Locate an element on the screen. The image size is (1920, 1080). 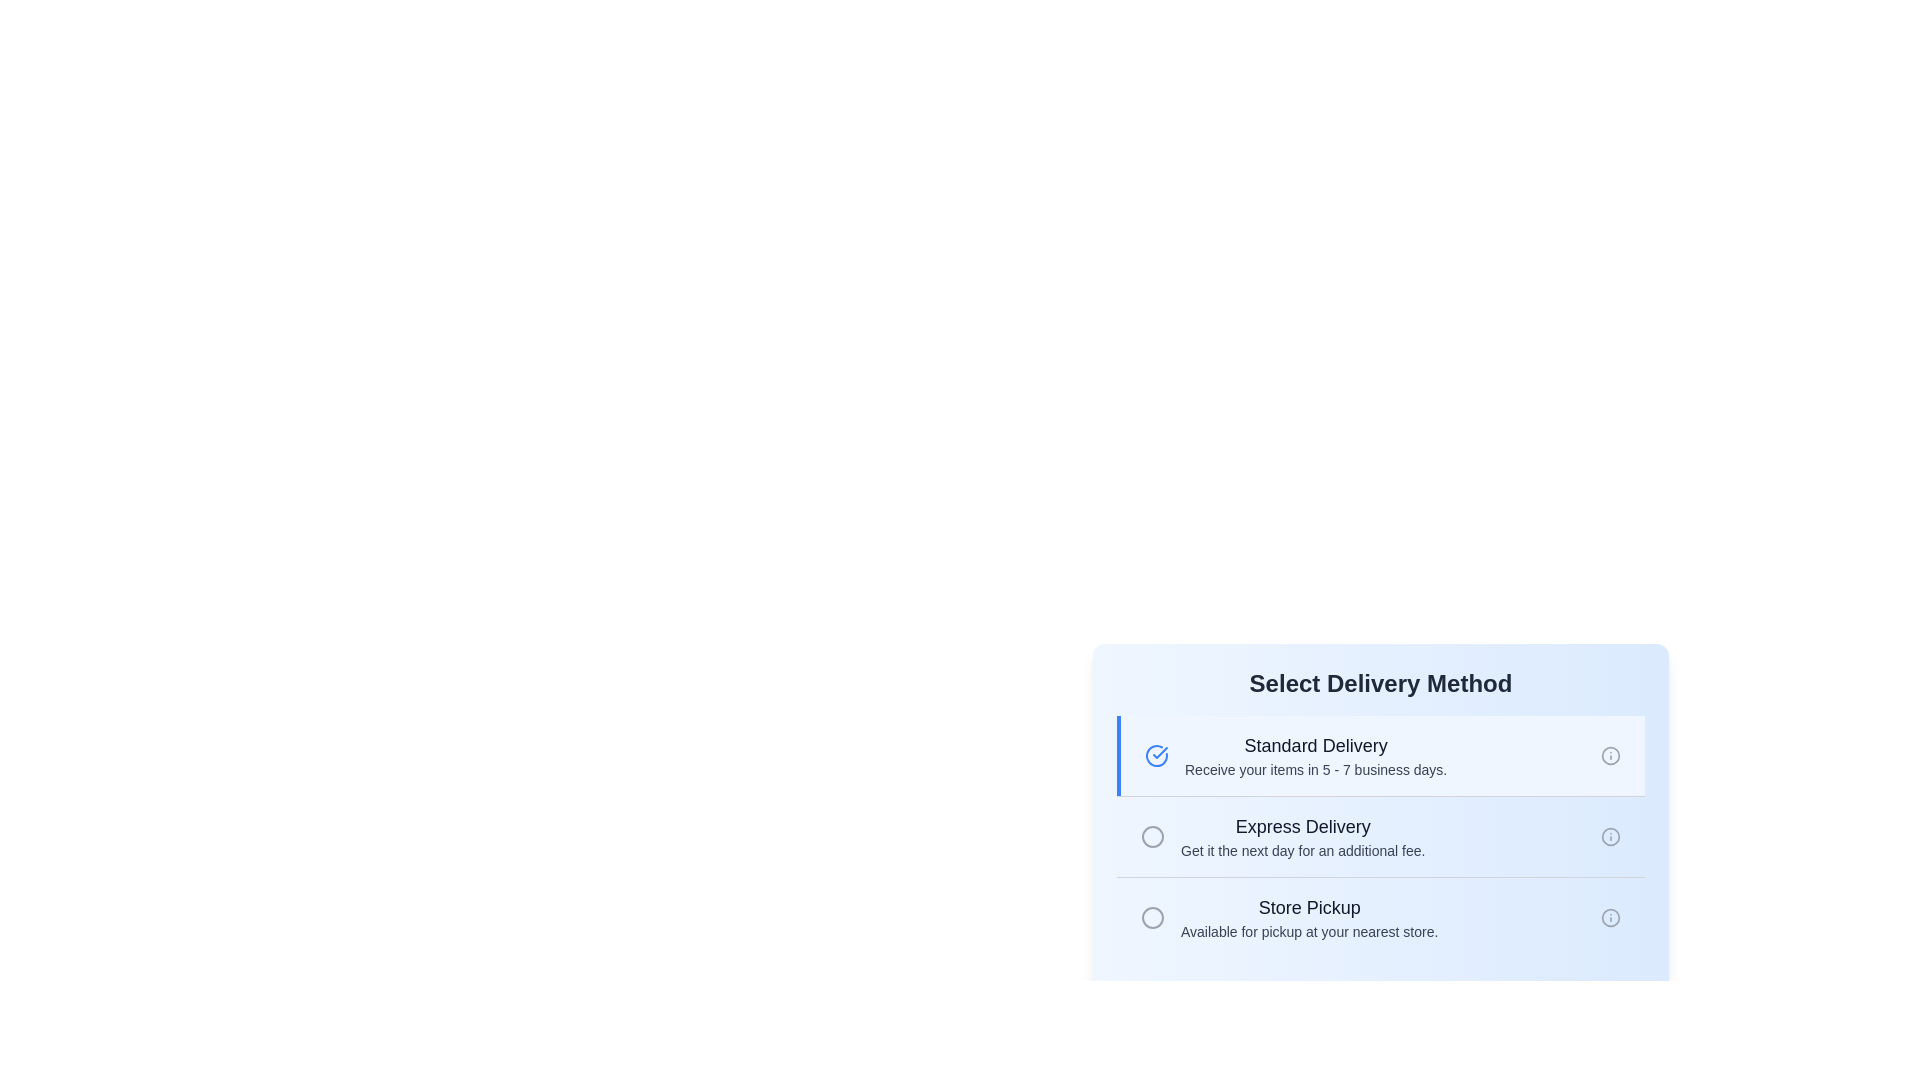
the circular checkmark icon that indicates the 'Standard Delivery' option is selected is located at coordinates (1160, 752).